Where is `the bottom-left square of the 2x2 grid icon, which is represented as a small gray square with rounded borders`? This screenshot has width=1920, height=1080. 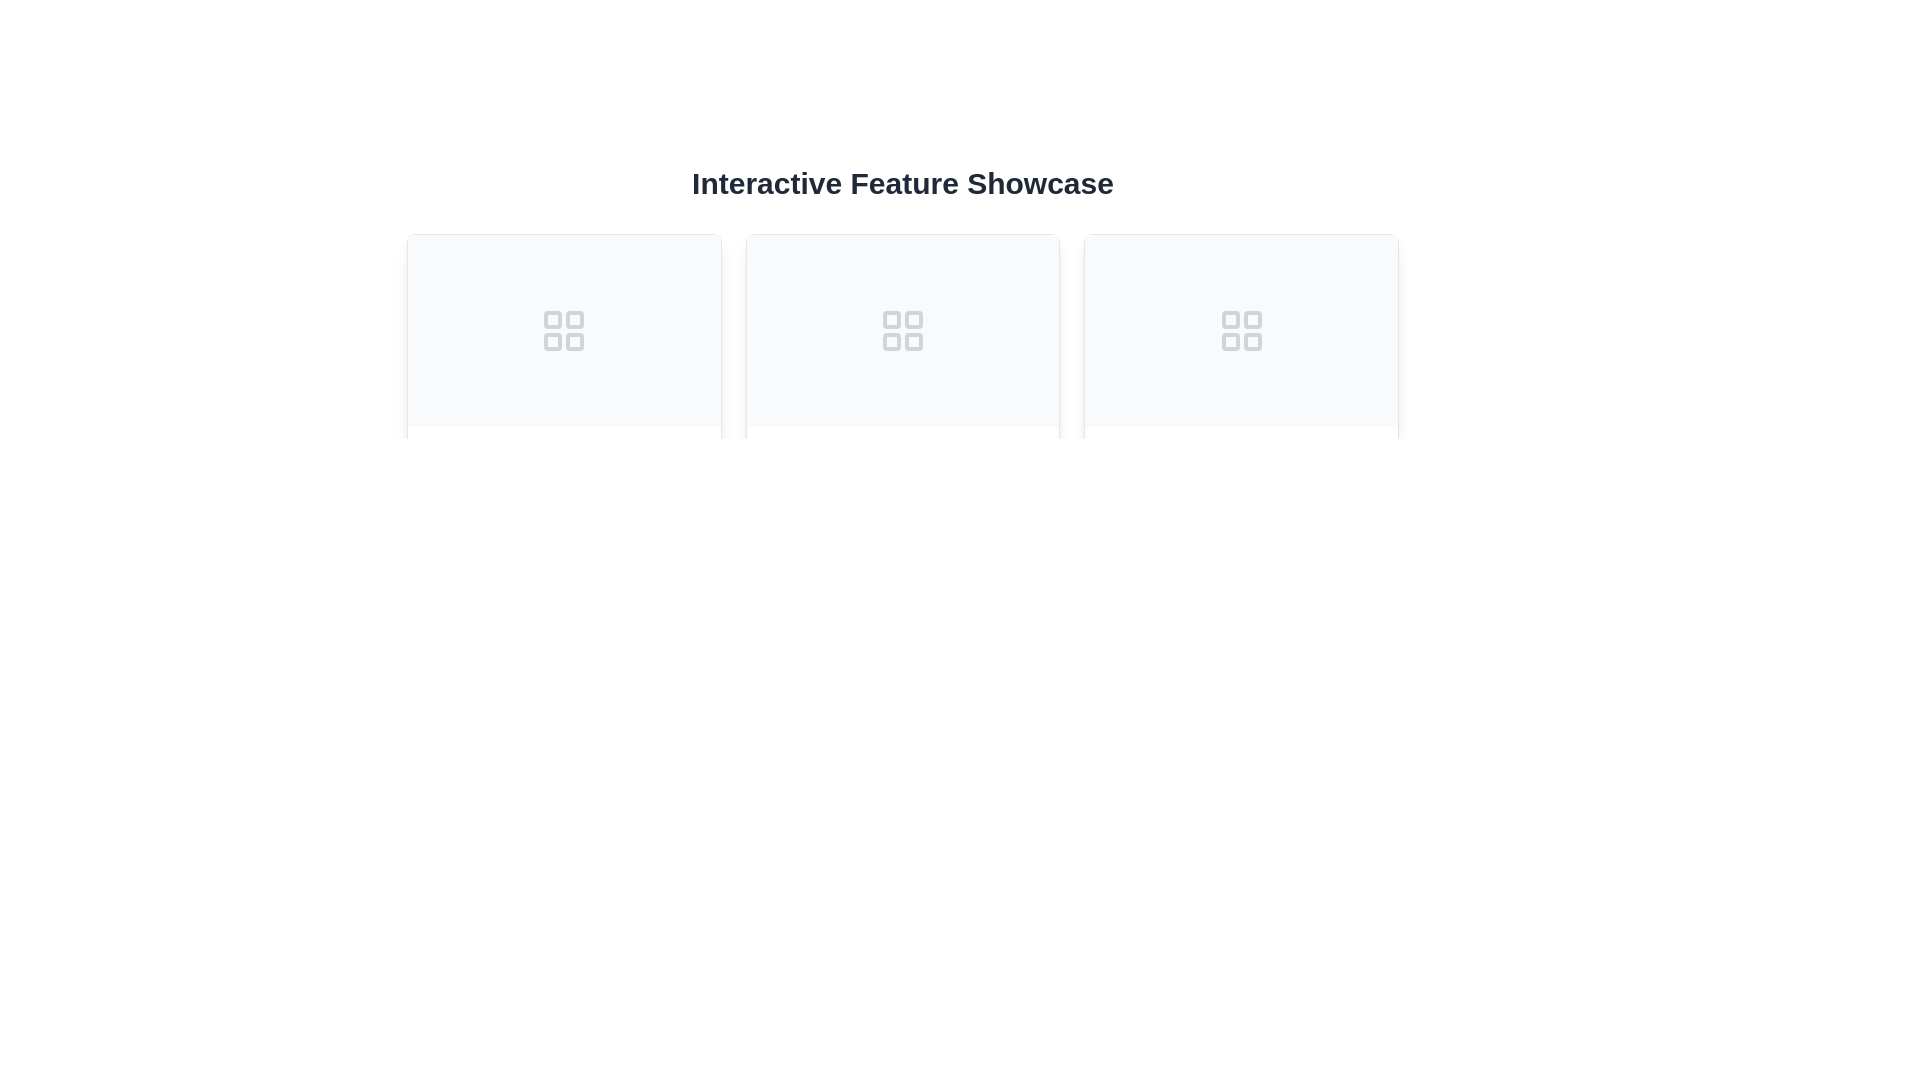 the bottom-left square of the 2x2 grid icon, which is represented as a small gray square with rounded borders is located at coordinates (1229, 341).